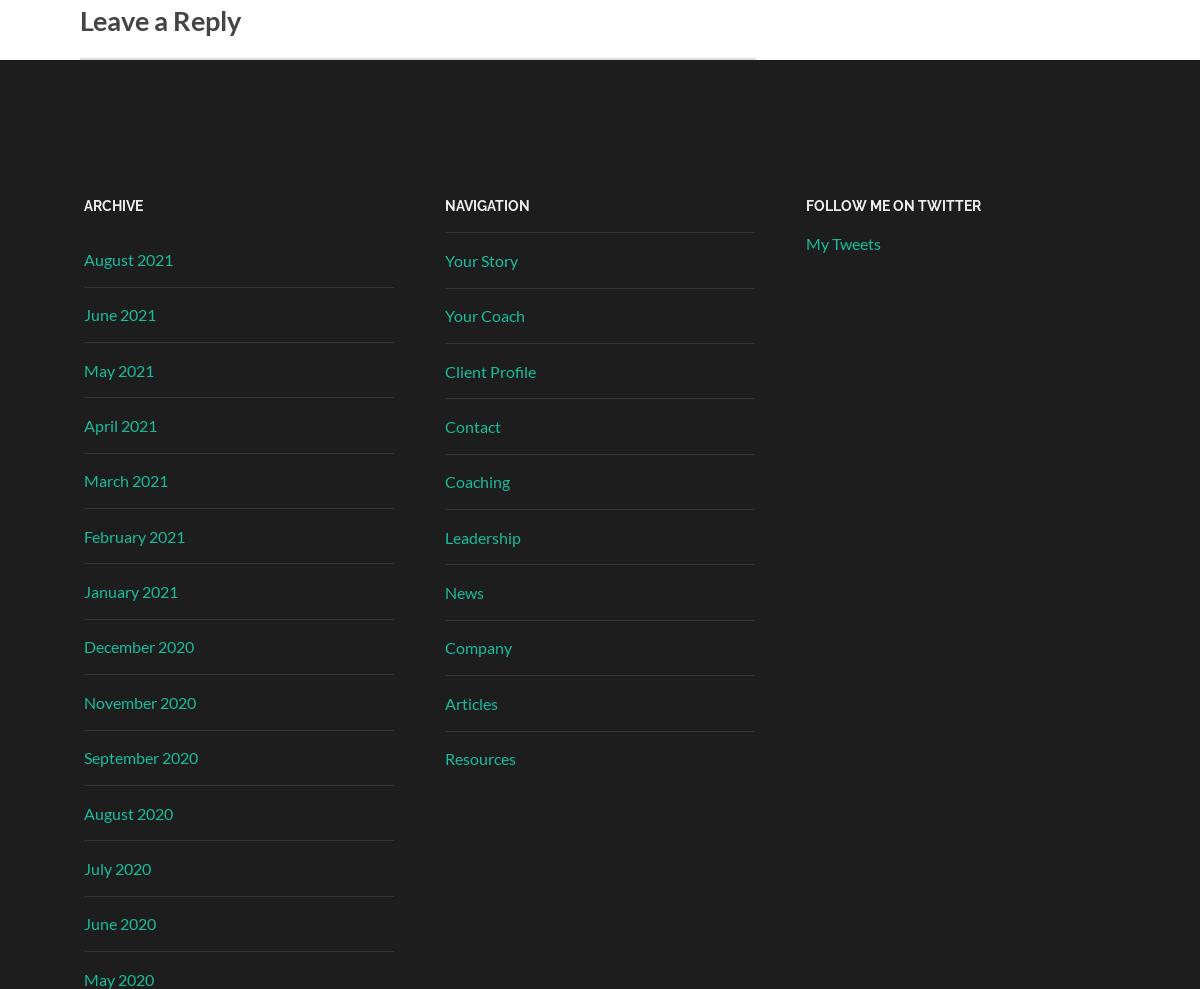 Image resolution: width=1200 pixels, height=989 pixels. I want to click on 'Your Story', so click(480, 258).